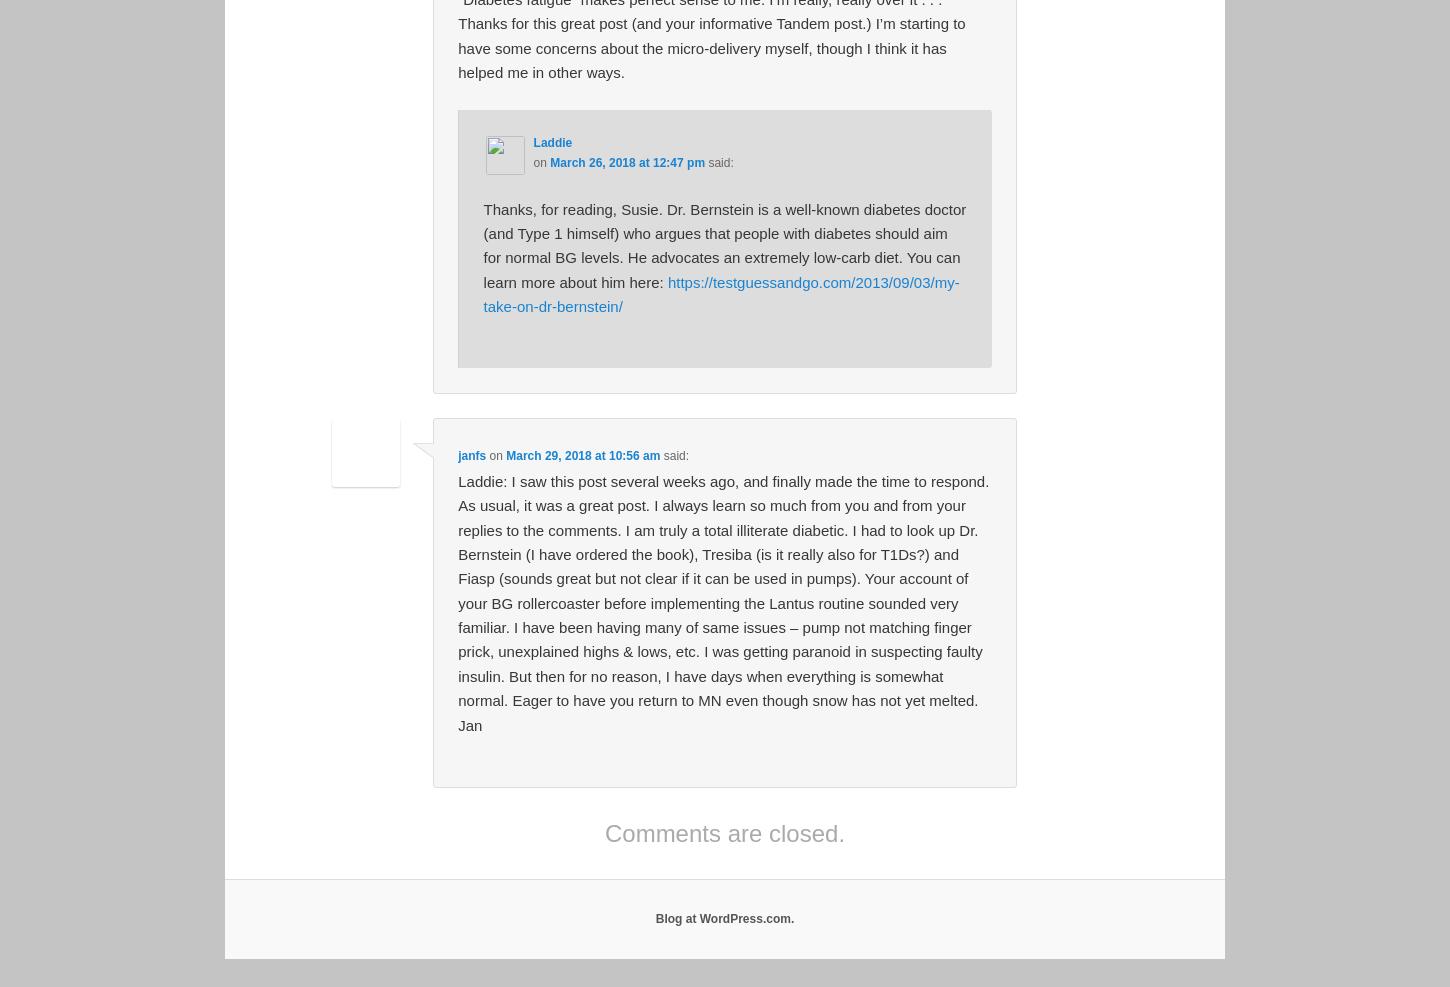  Describe the element at coordinates (722, 601) in the screenshot. I see `'Laddie:  I saw this post several weeks ago, and finally made the time to respond.  As usual, it was a great post.  I always learn so much from you and from your replies to the comments. I am truly a total illiterate diabetic.  I had to look up Dr. Bernstein (I have ordered the book), Tresiba (is it really also for T1Ds?) and Fiasp (sounds great but not clear if it can be used in pumps).  Your account of your BG rollercoaster before implementing the Lantus routine sounded very familiar.  I have been having many of same issues – pump not matching finger prick, unexplained highs & lows, etc.  I was getting paranoid in suspecting faulty insulin. But then for no reason, I have days when everything is somewhat normal.  Eager to have you return to MN even though snow has not yet melted.  Jan'` at that location.